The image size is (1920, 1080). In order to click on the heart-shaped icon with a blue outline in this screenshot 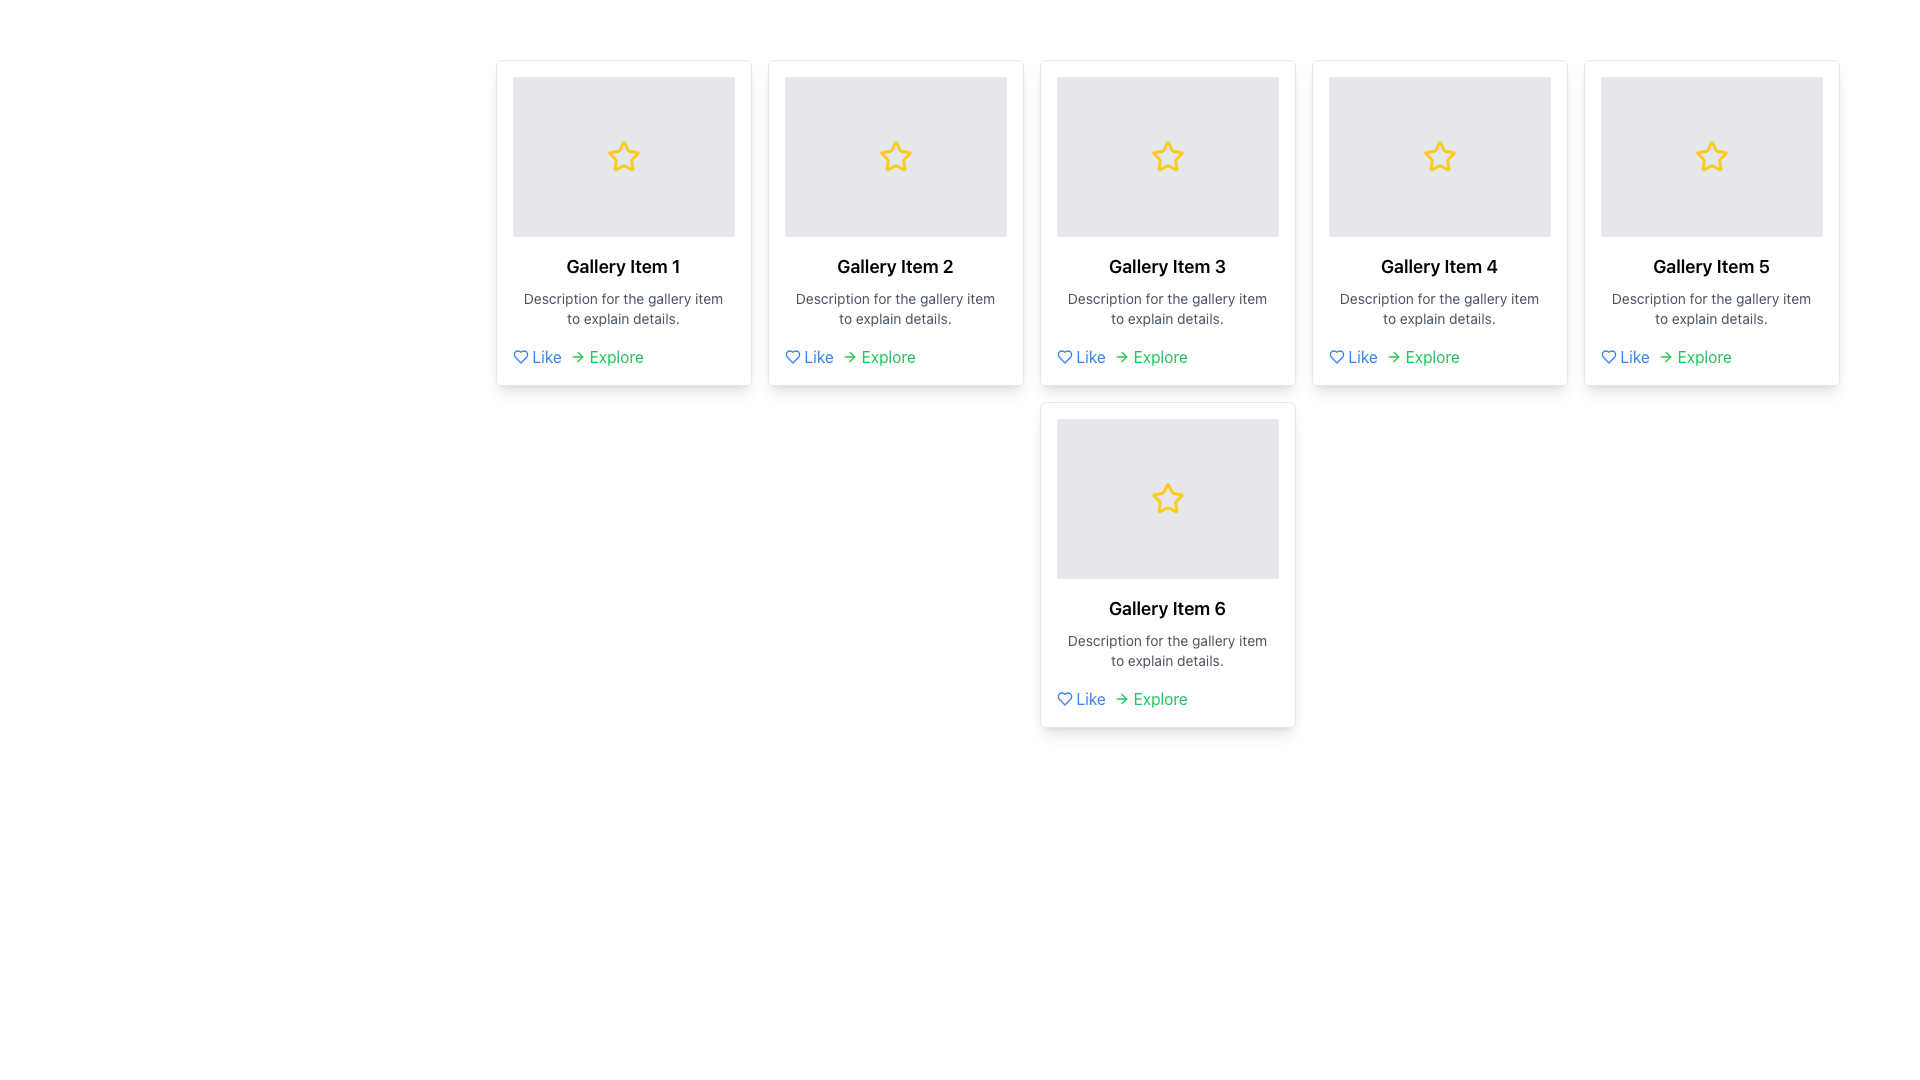, I will do `click(520, 356)`.